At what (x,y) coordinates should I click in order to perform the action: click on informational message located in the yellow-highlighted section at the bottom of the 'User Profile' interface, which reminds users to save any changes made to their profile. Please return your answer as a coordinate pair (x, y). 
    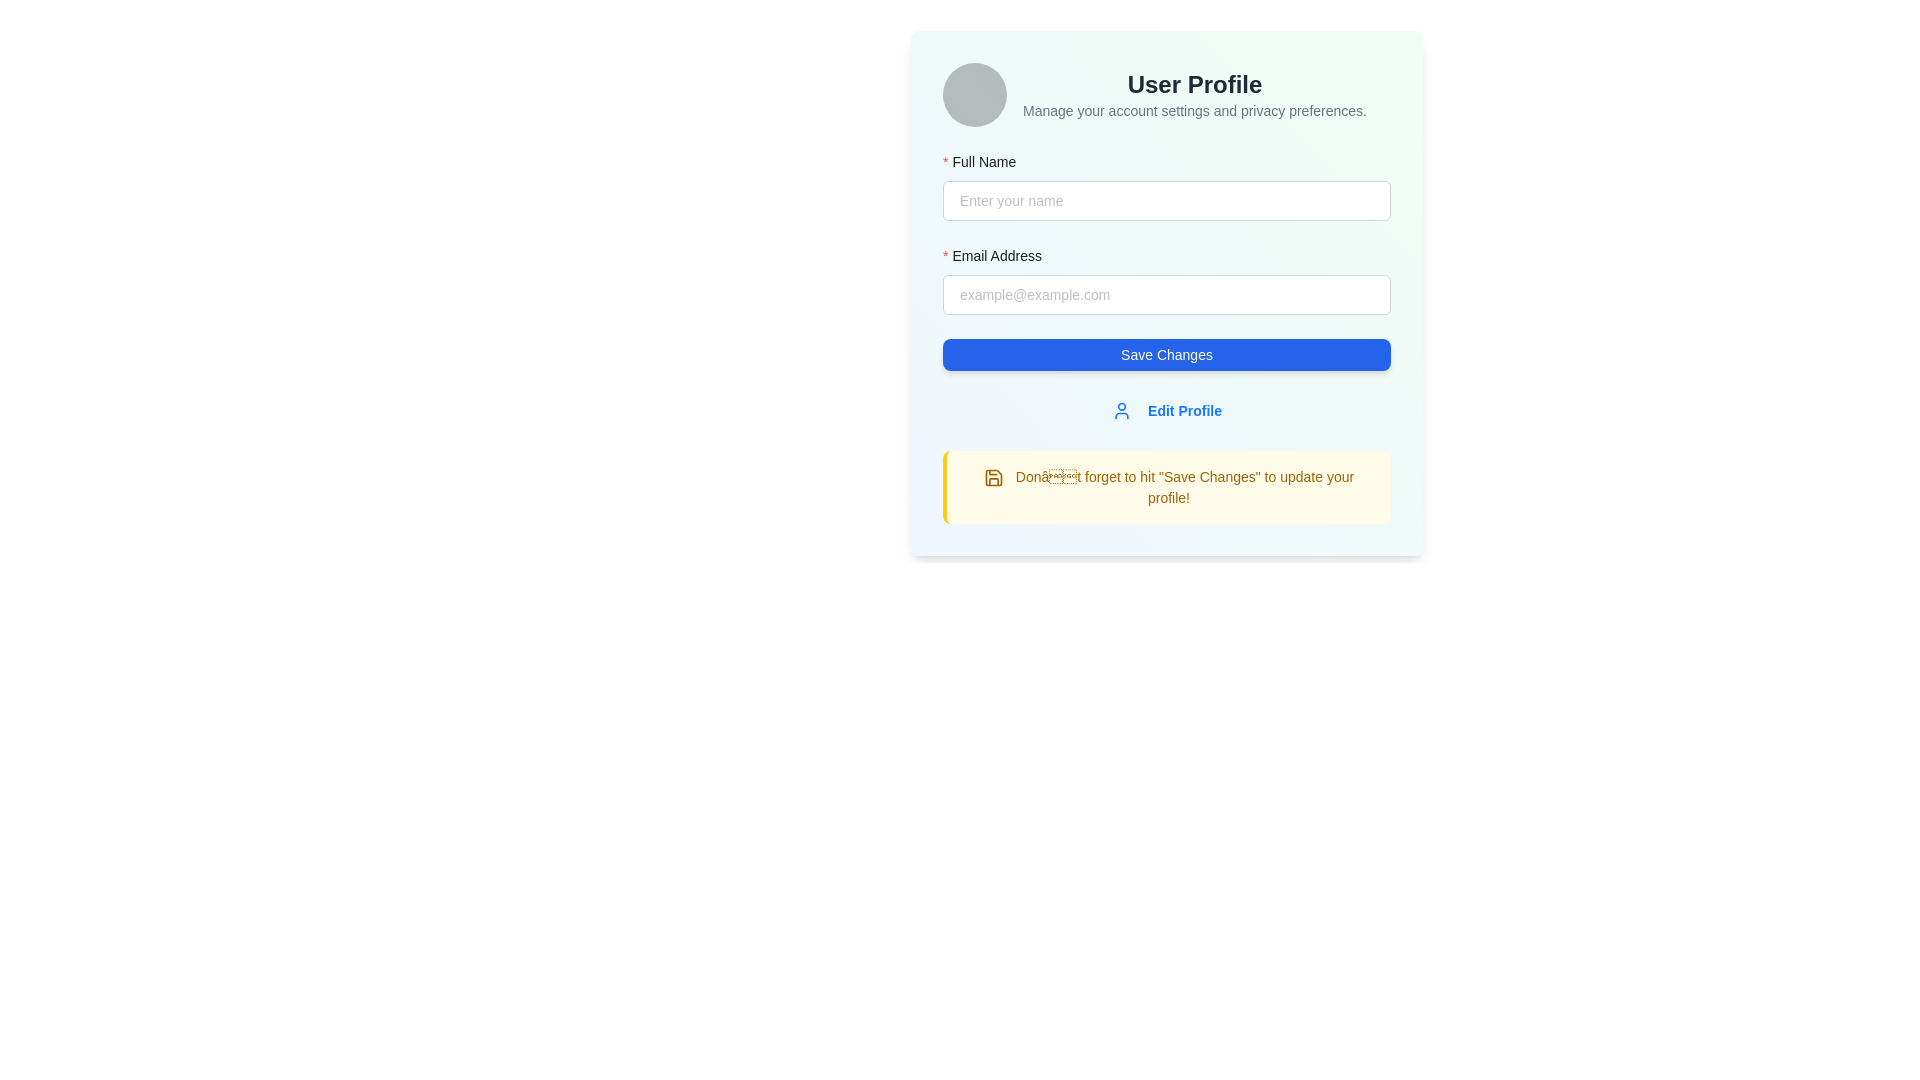
    Looking at the image, I should click on (1169, 486).